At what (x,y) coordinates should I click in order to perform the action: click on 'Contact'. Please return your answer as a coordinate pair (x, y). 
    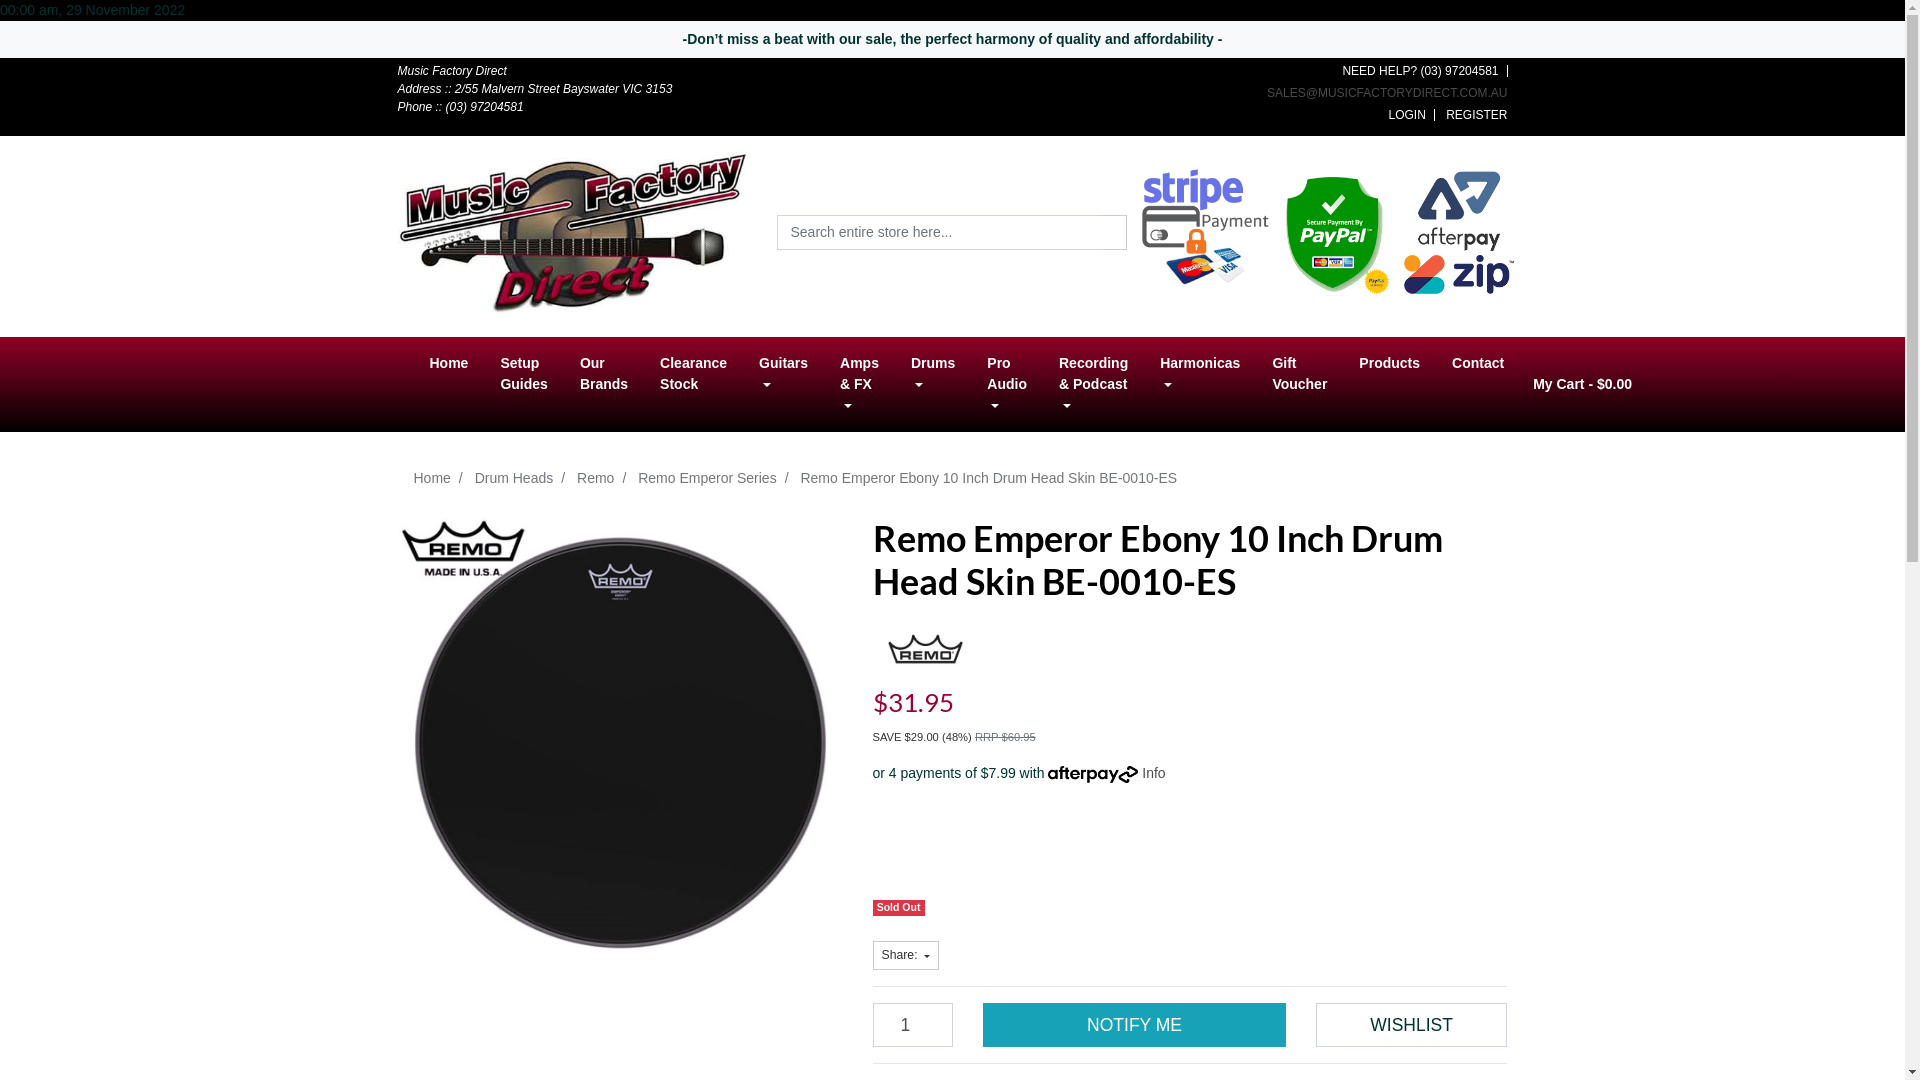
    Looking at the image, I should click on (1478, 363).